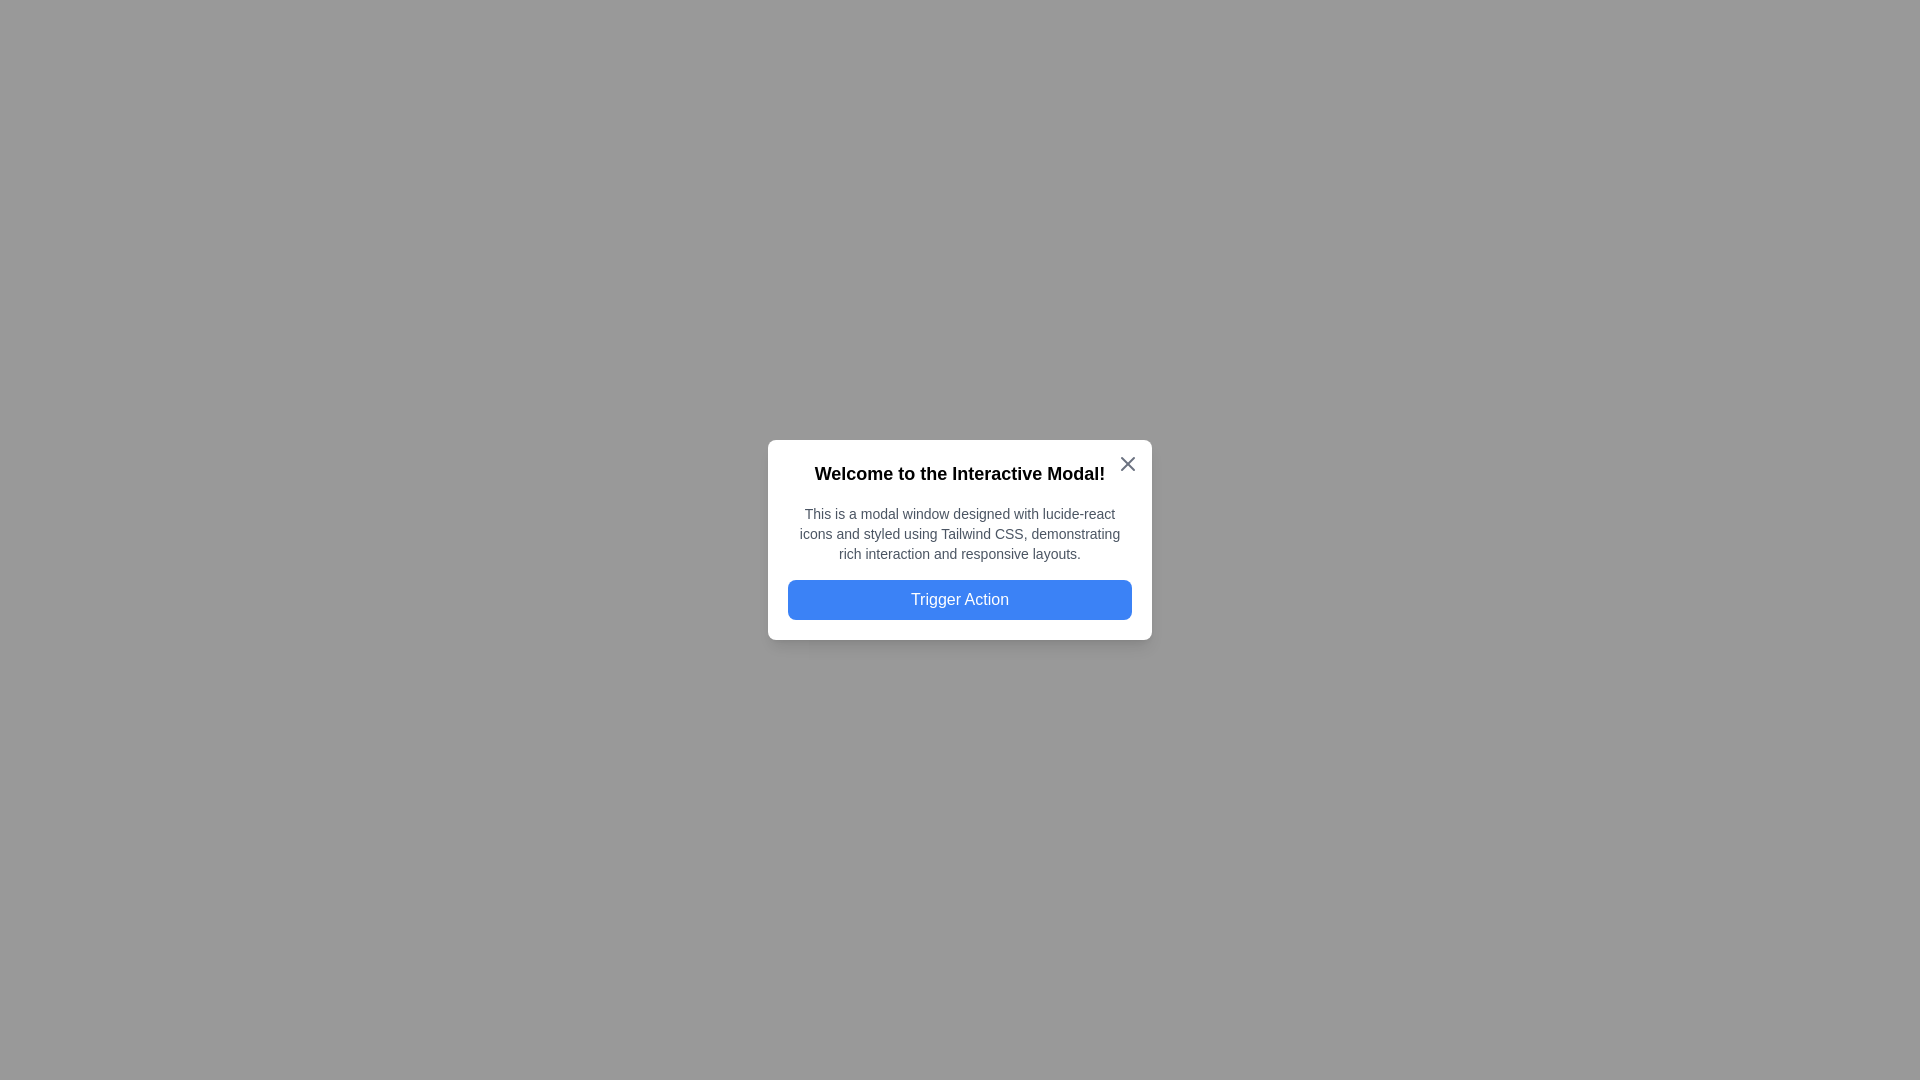 The image size is (1920, 1080). Describe the element at coordinates (1128, 463) in the screenshot. I see `the first diagonal line of the close button in the top-right corner of the modal window's header area, which is represented as an SVG icon` at that location.